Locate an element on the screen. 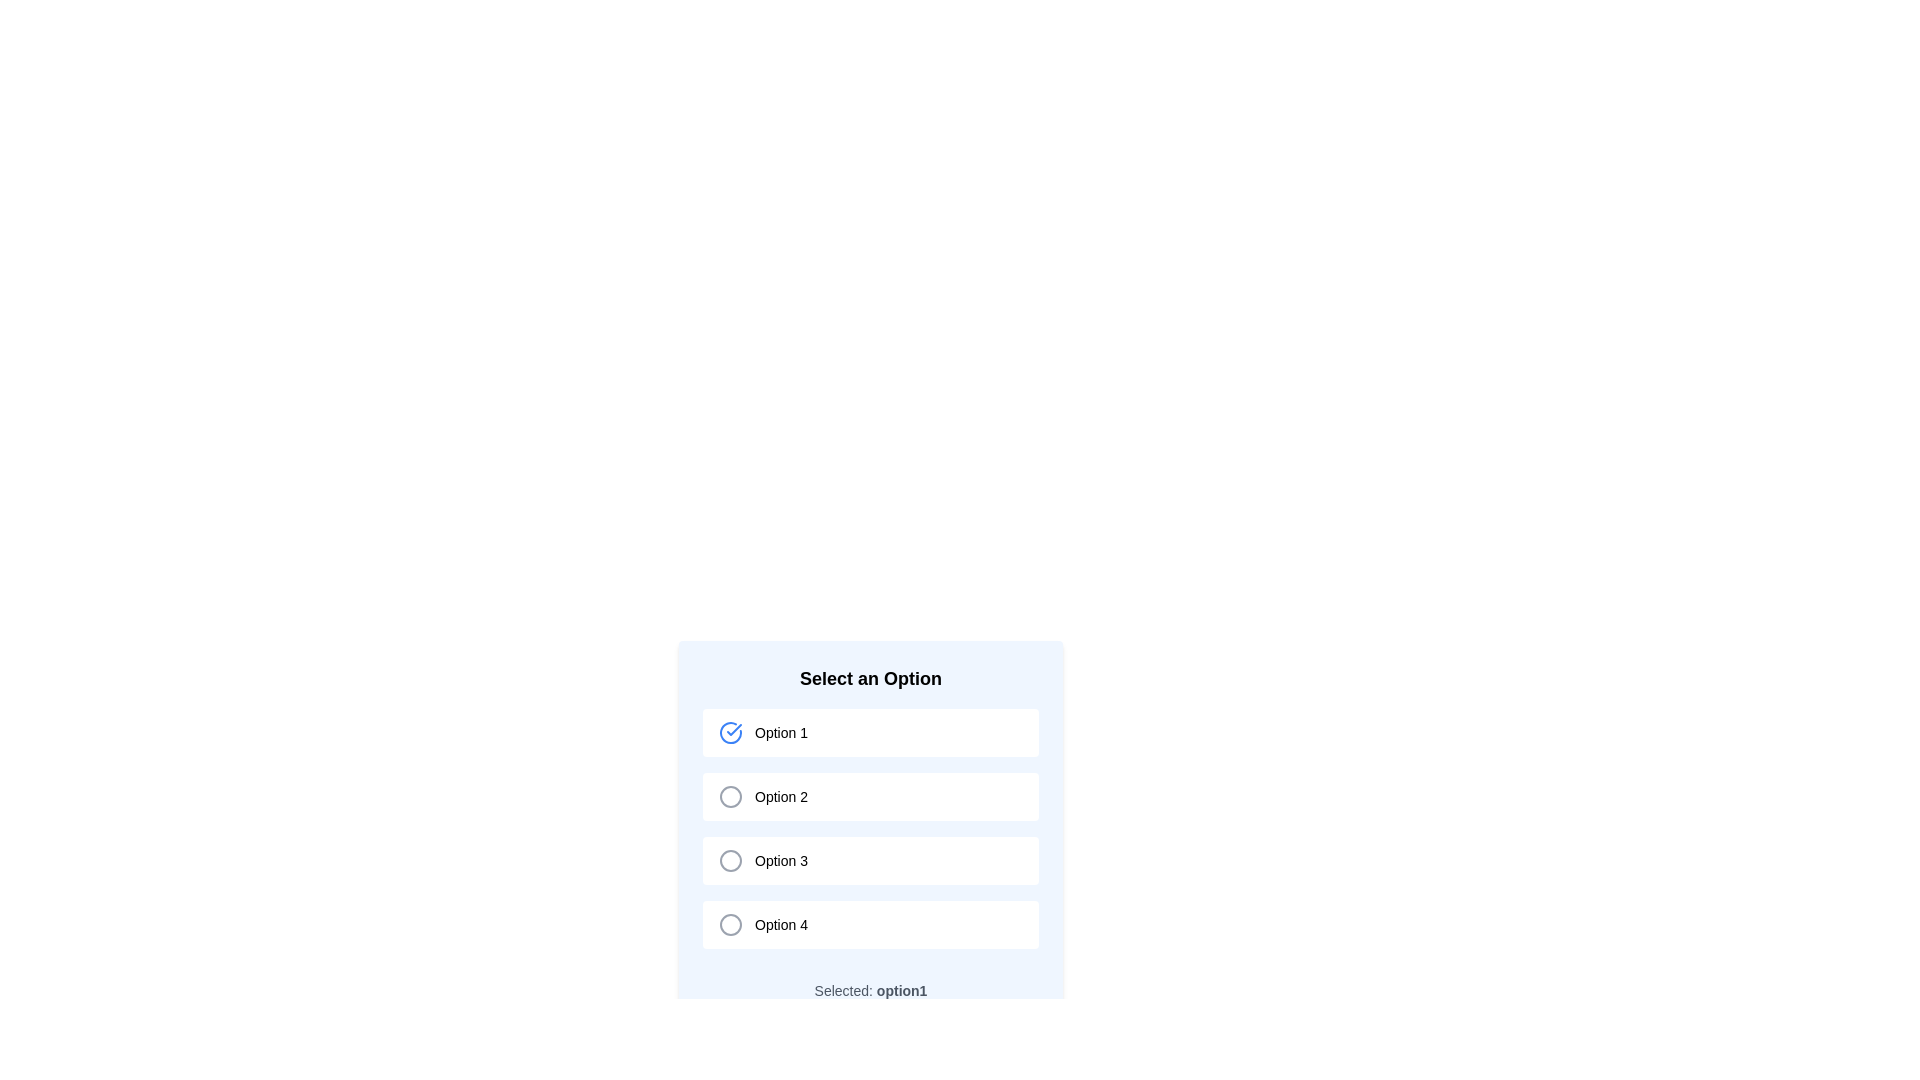  the second selectable list item located in a vertical list structure is located at coordinates (870, 796).